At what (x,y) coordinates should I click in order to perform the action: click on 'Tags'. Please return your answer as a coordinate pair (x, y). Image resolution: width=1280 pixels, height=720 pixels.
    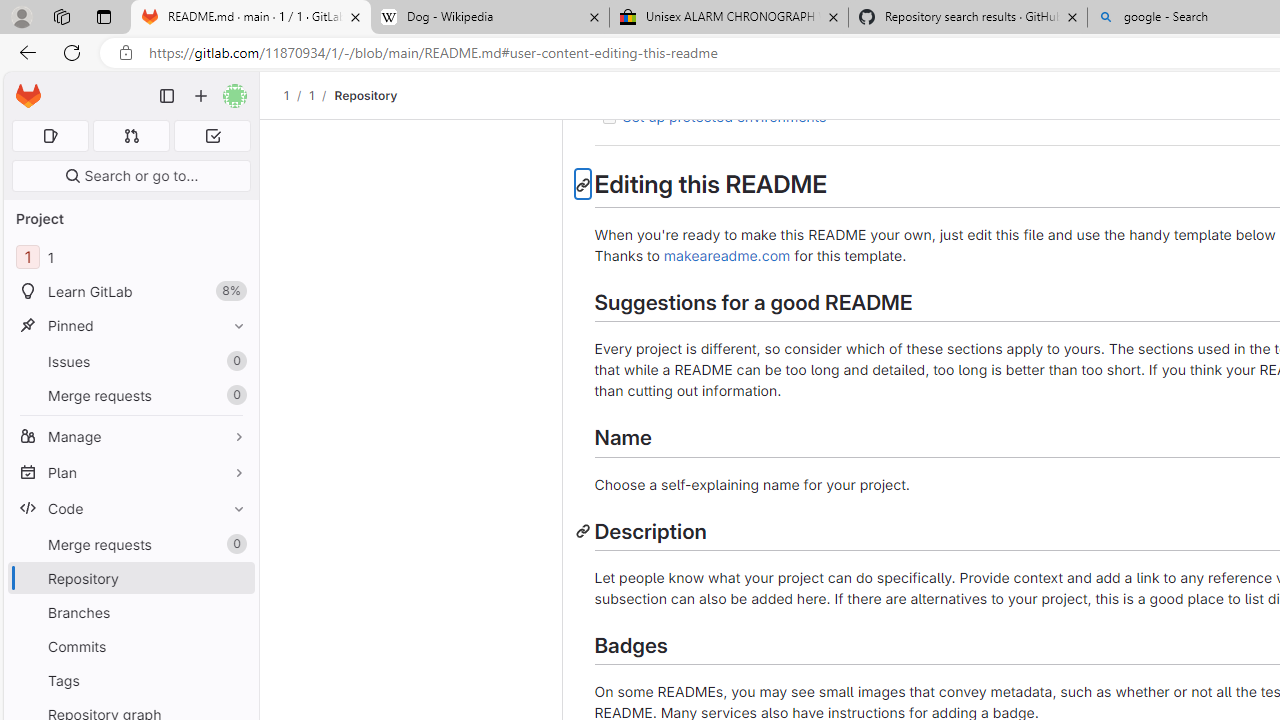
    Looking at the image, I should click on (130, 679).